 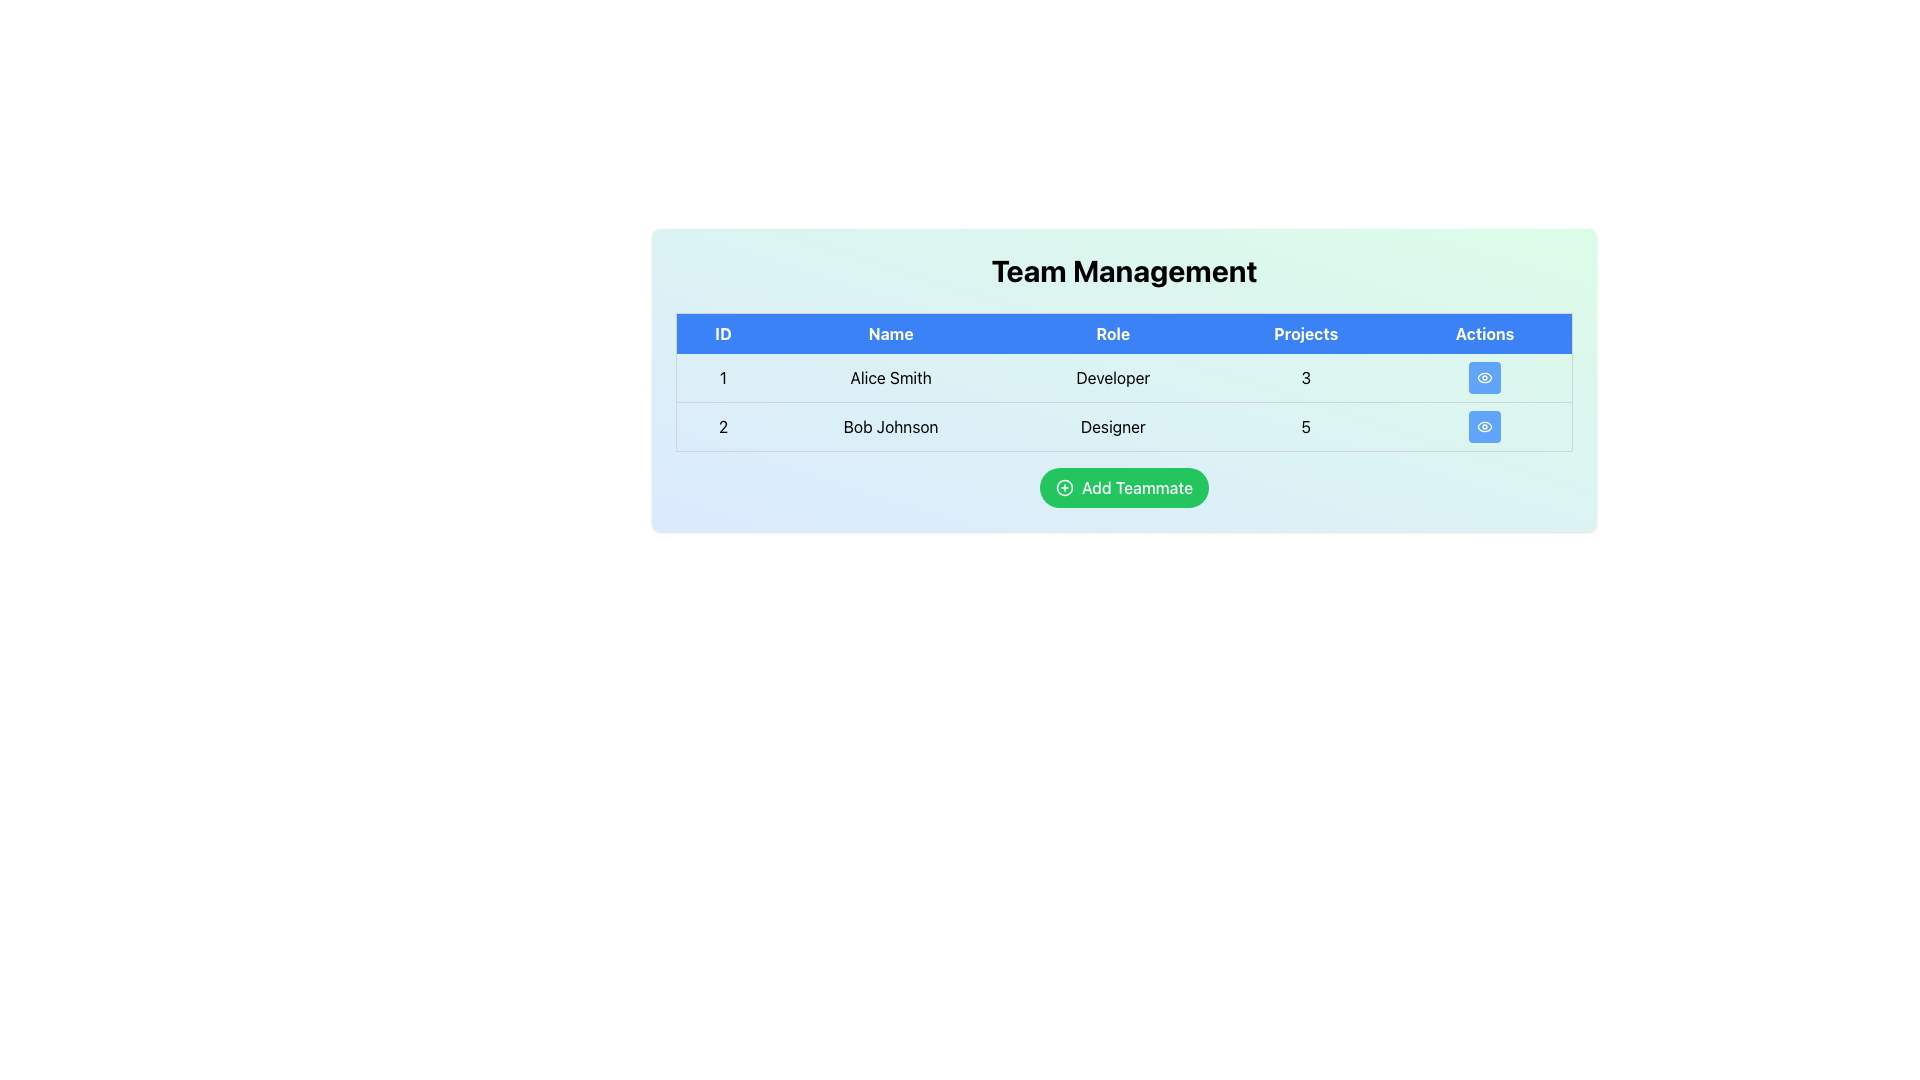 What do you see at coordinates (1124, 402) in the screenshot?
I see `the table cell representing the job role 'Developer' in the first row under the 'Role' column` at bounding box center [1124, 402].